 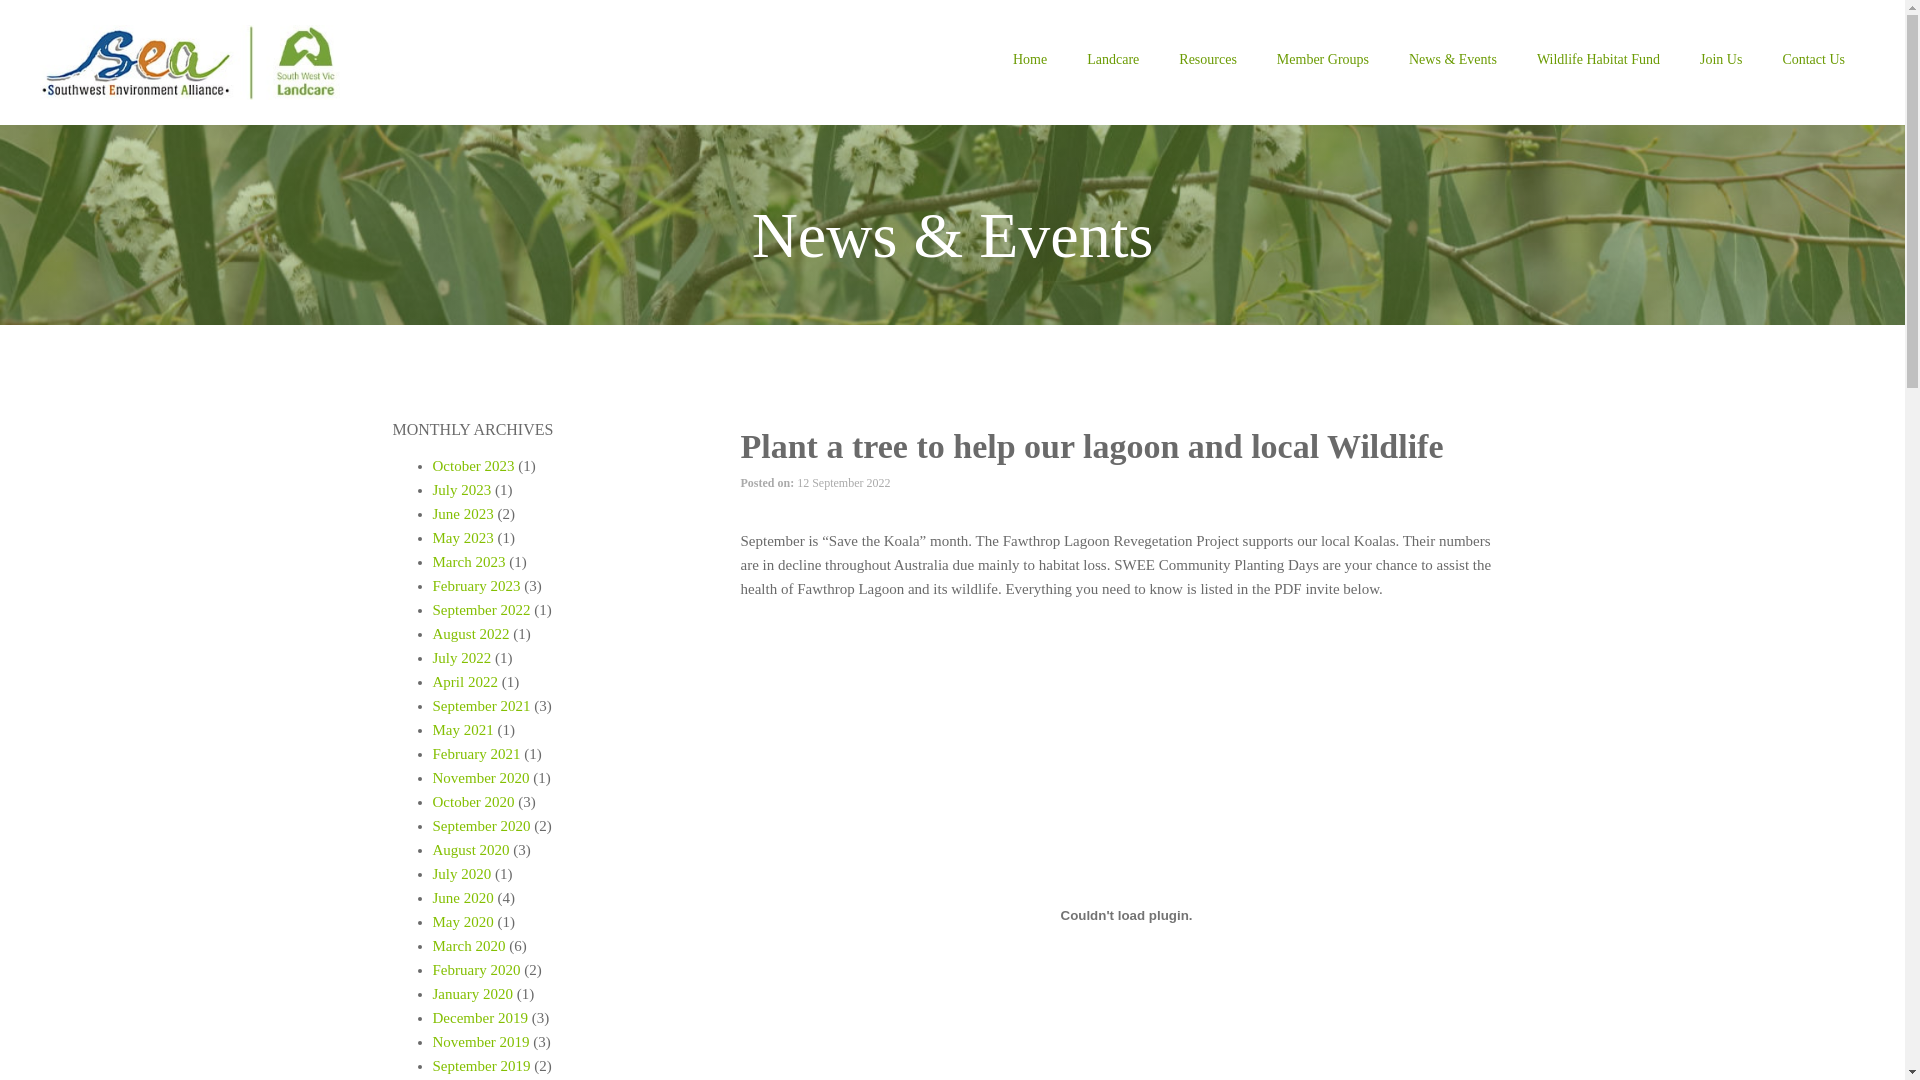 I want to click on 'Join Us', so click(x=1720, y=61).